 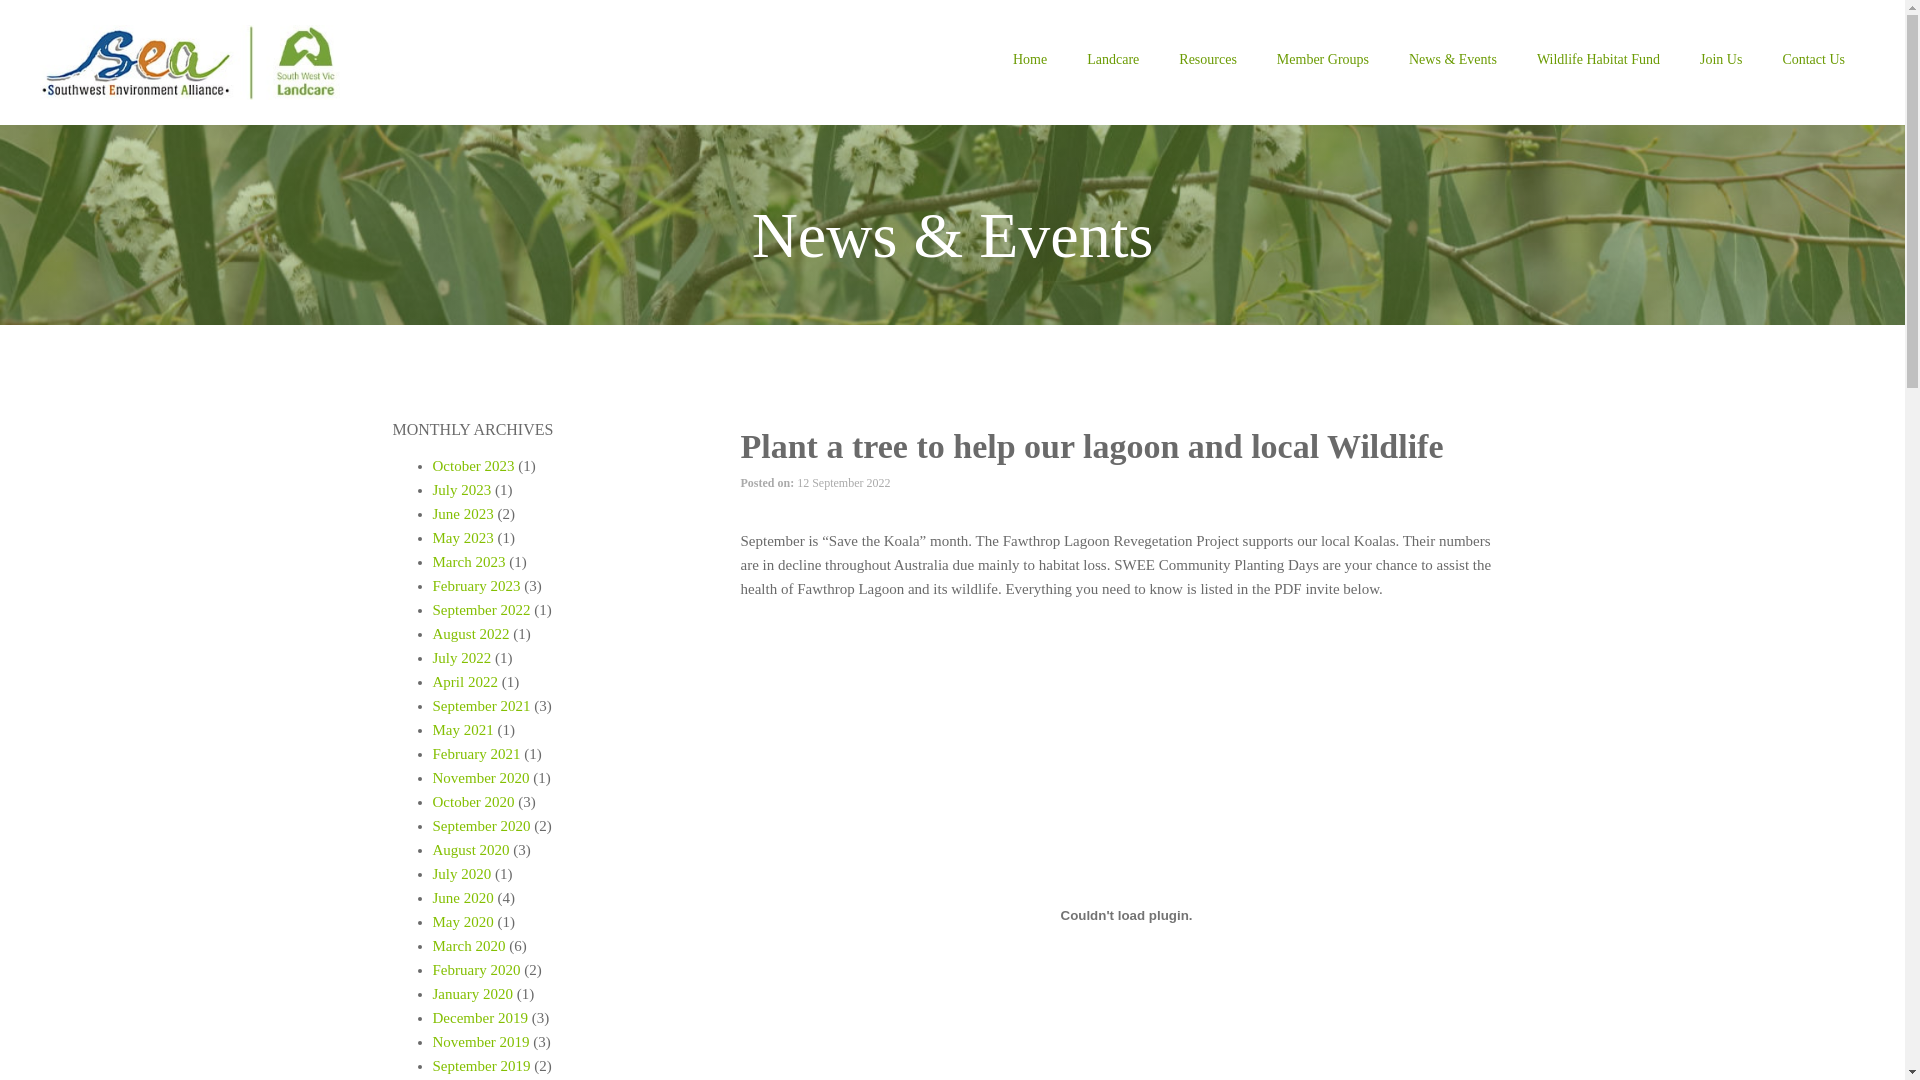 I want to click on 'Join Us', so click(x=1720, y=61).